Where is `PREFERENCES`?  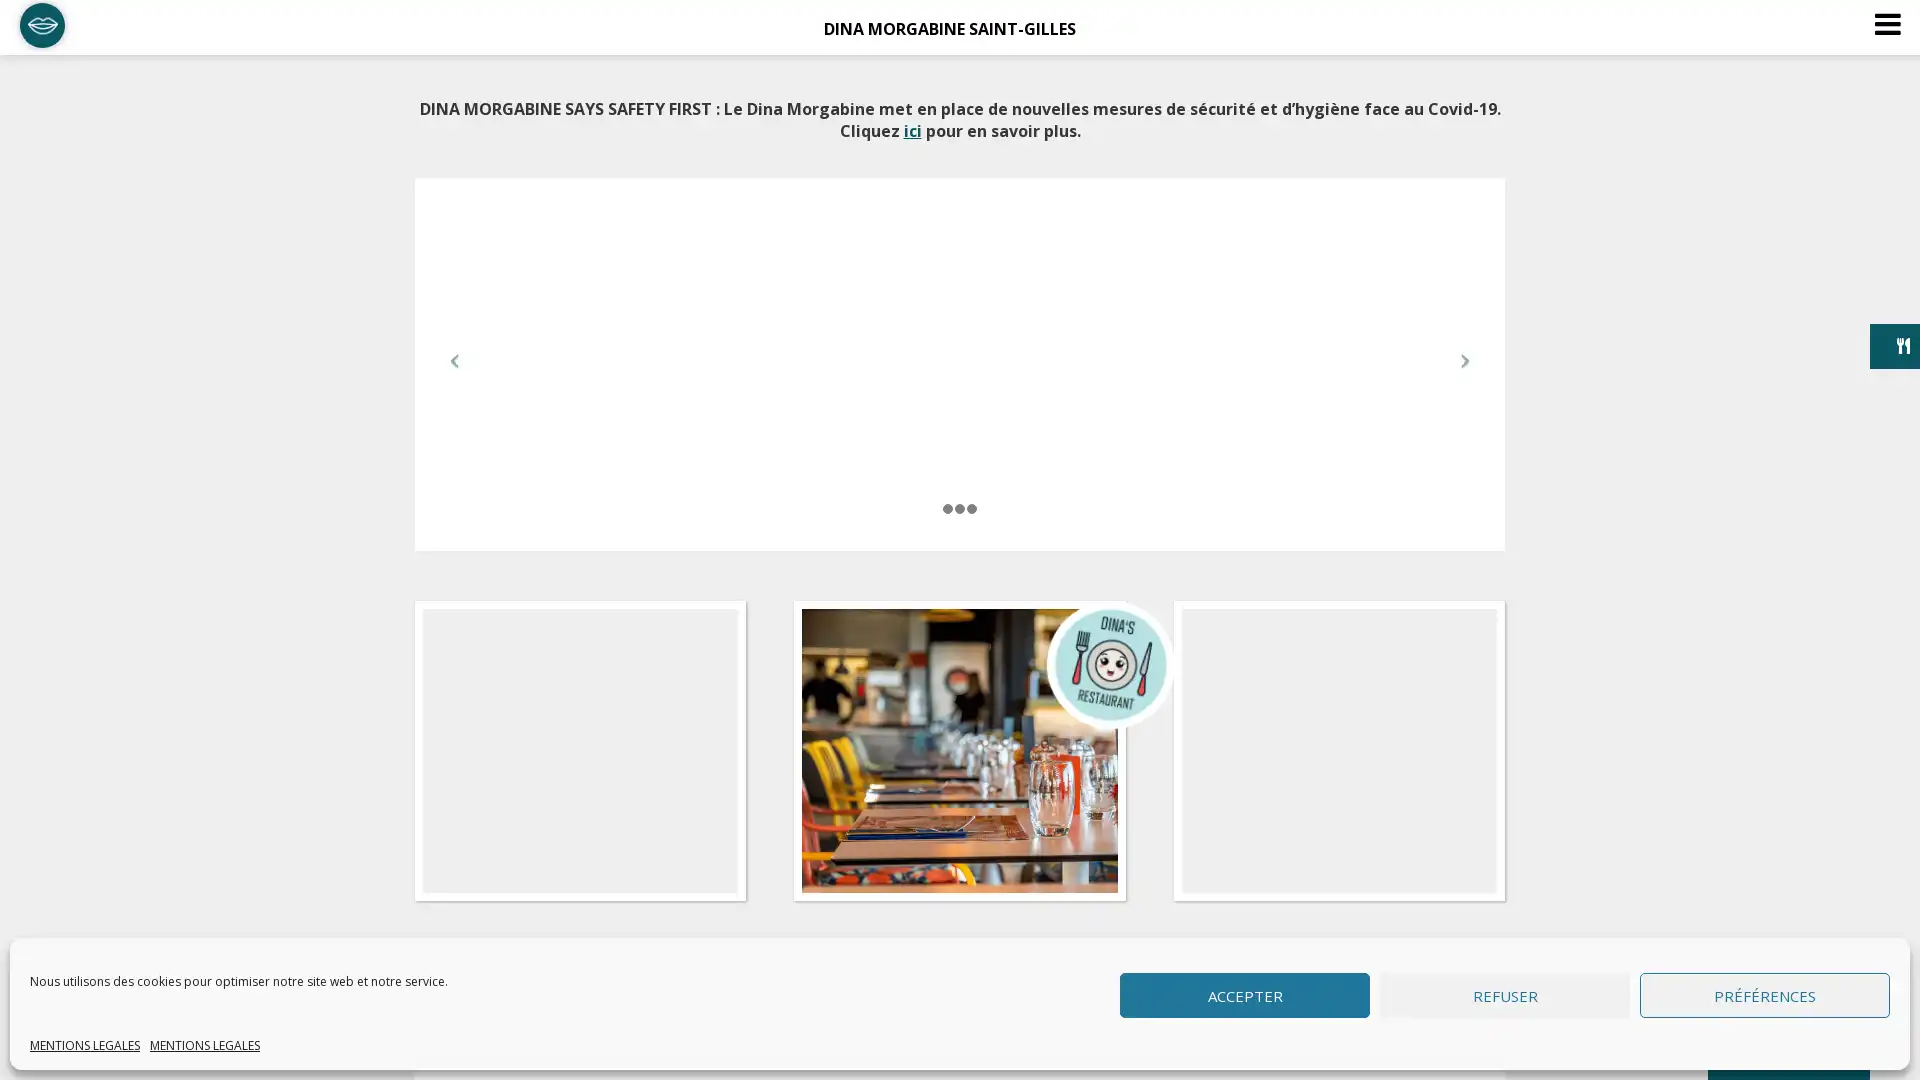 PREFERENCES is located at coordinates (1765, 995).